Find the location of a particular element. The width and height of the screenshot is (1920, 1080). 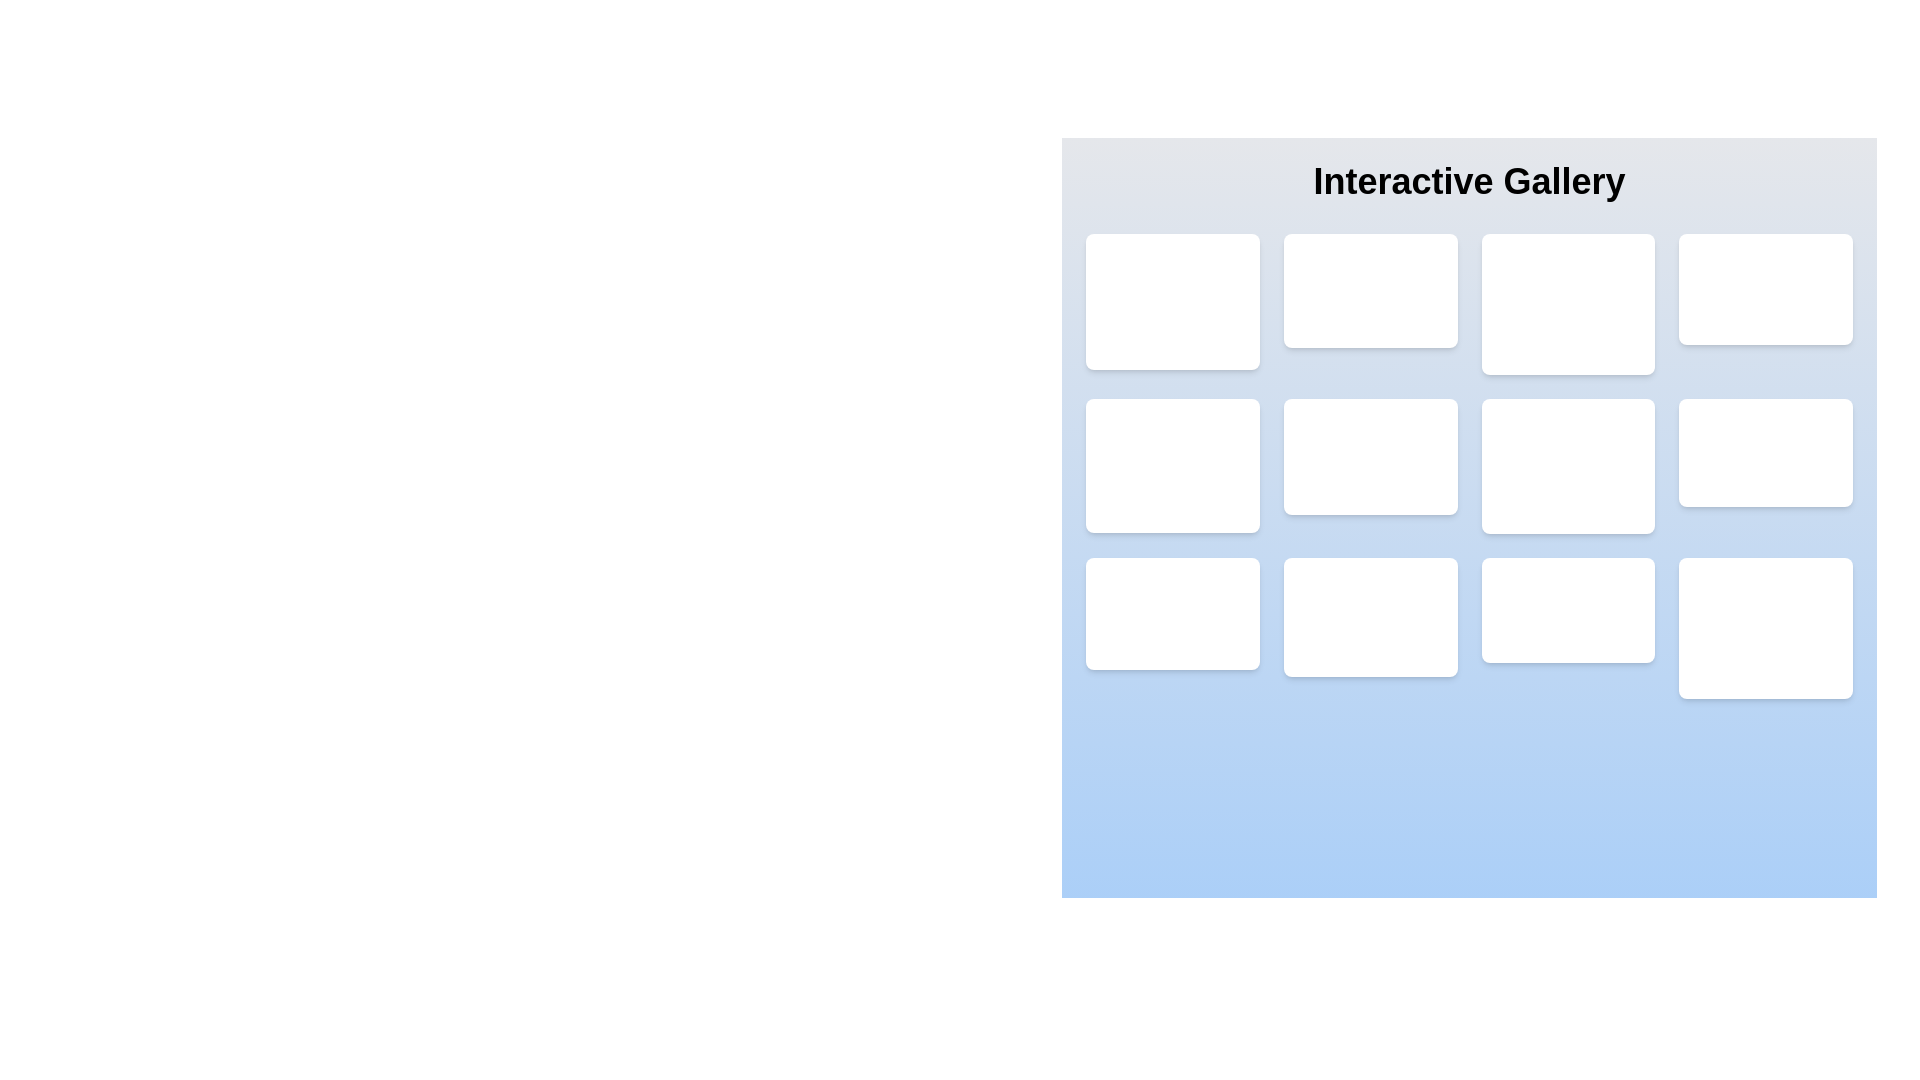

the Content card showcasing a specific artwork, which is the fourth item in the first row of the grid layout is located at coordinates (1766, 289).